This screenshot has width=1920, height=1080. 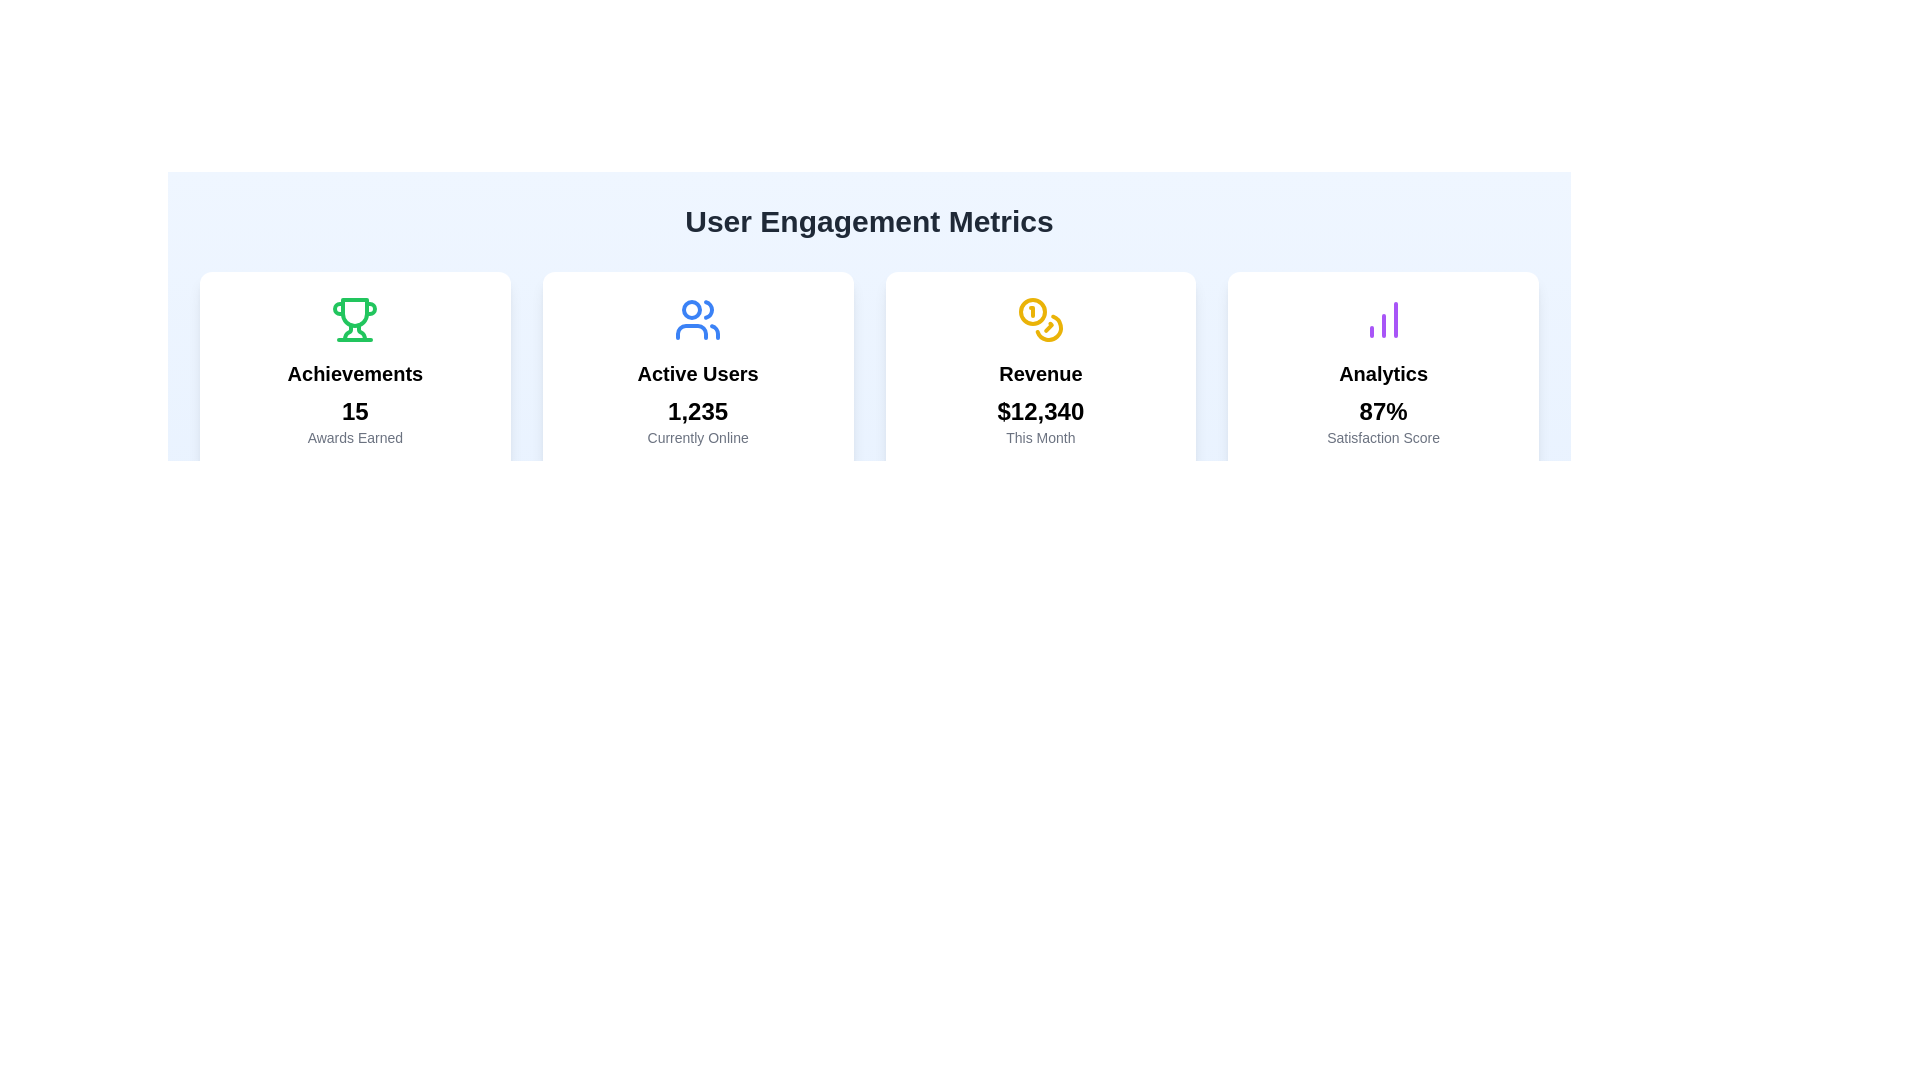 What do you see at coordinates (348, 331) in the screenshot?
I see `the left side of the base and handle of the green trophy SVG icon within the 'Achievements' card, which is part of the 'User Engagement Metrics' section` at bounding box center [348, 331].